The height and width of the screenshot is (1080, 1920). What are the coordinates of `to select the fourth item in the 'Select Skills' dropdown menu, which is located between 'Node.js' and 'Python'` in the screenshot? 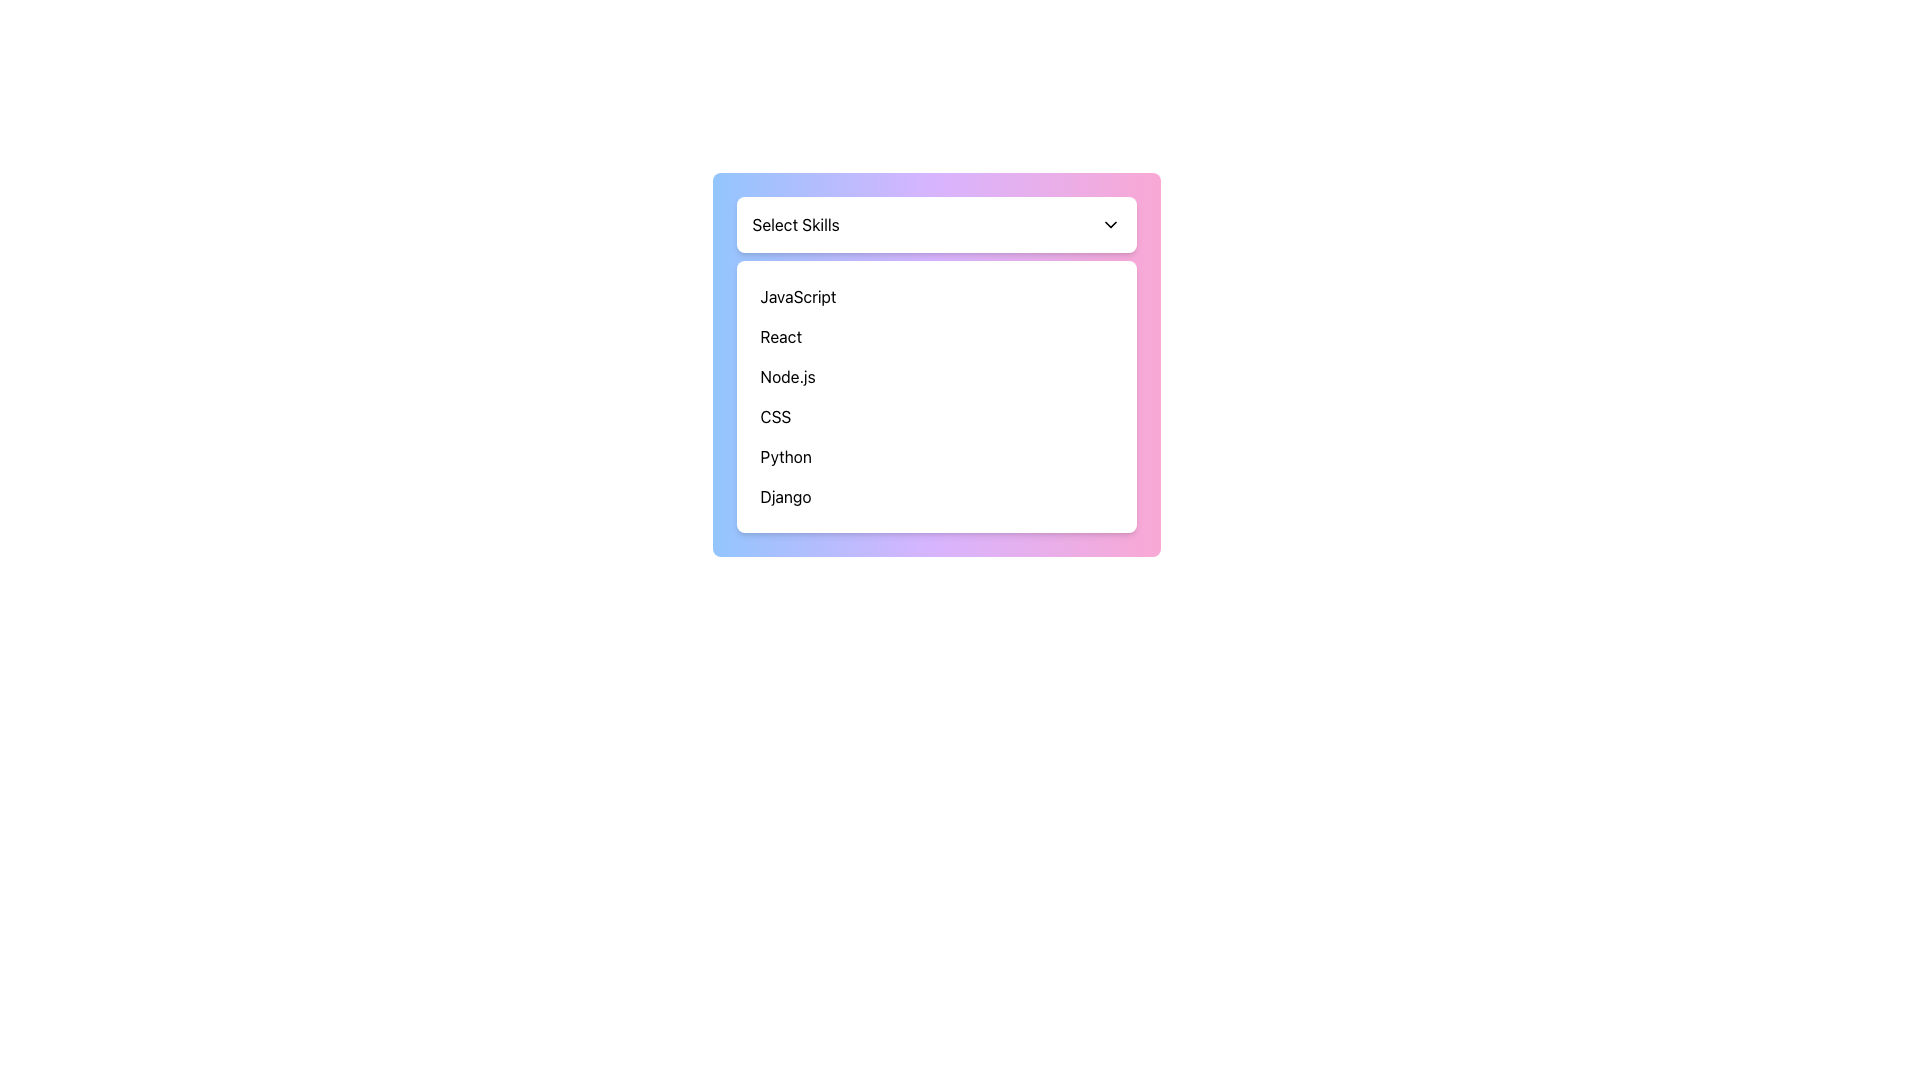 It's located at (935, 415).